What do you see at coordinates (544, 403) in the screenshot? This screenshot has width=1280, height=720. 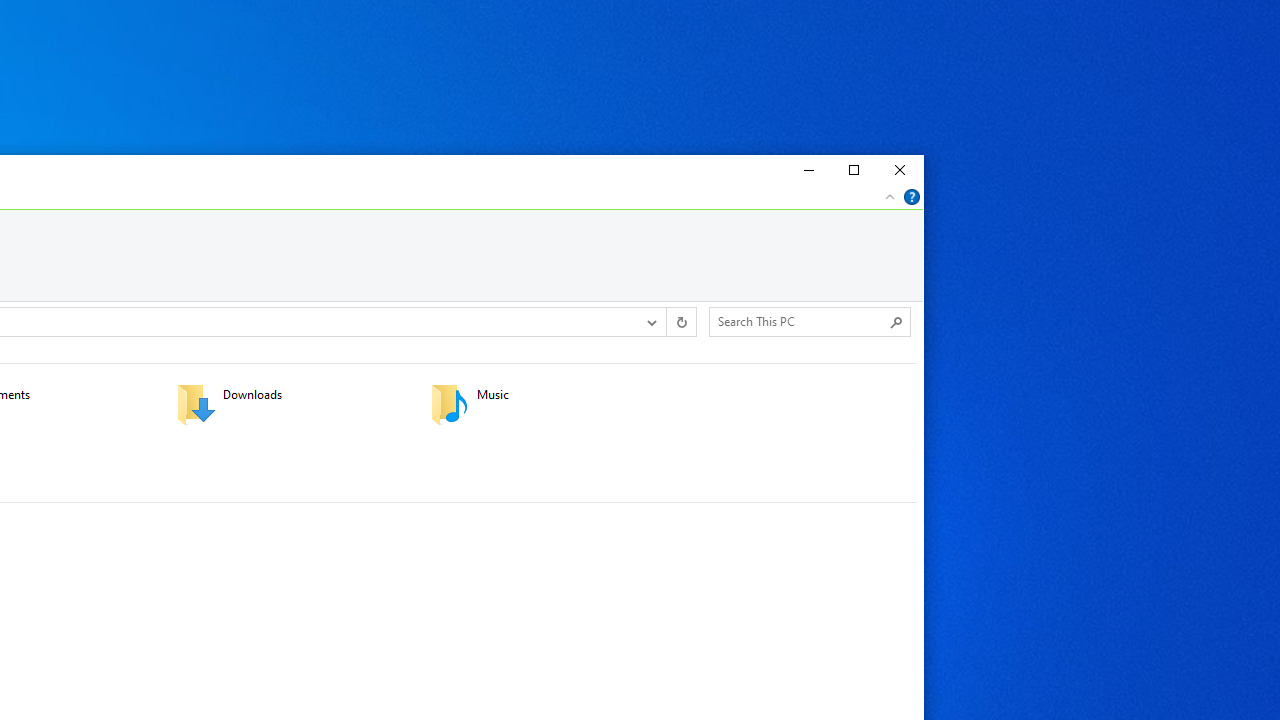 I see `'Music'` at bounding box center [544, 403].